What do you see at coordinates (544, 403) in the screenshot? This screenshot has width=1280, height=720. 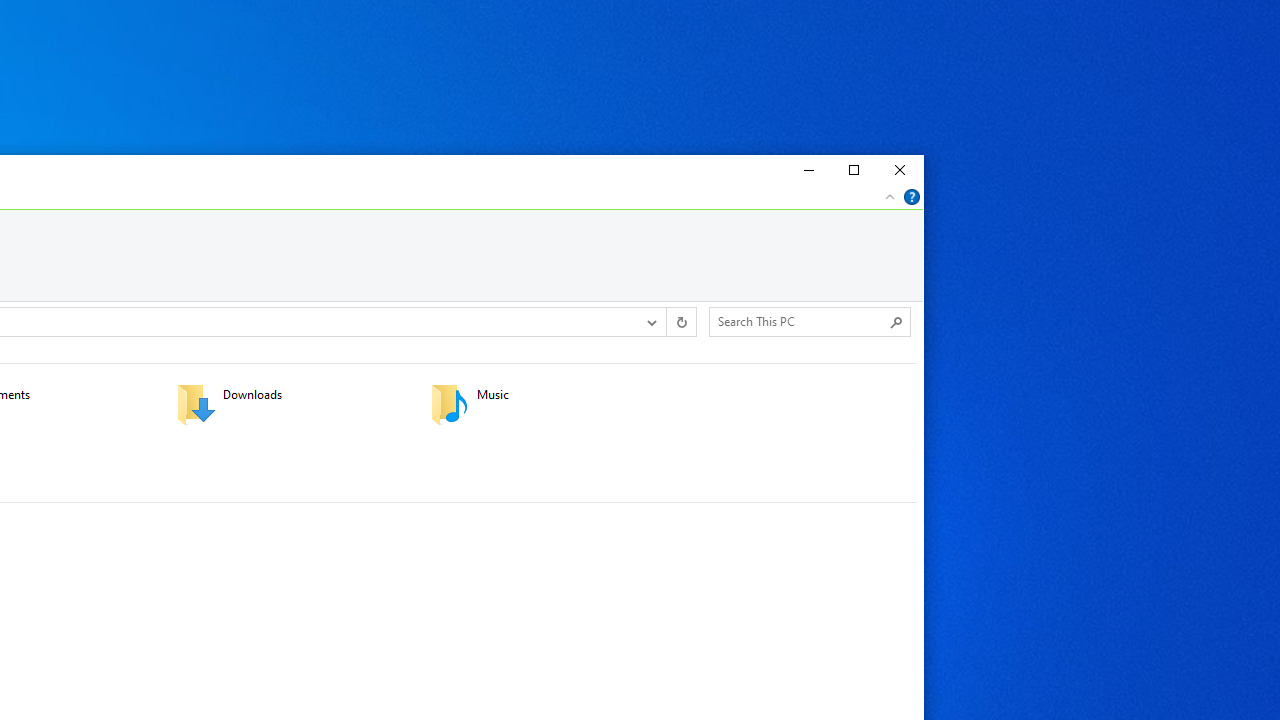 I see `'Music'` at bounding box center [544, 403].